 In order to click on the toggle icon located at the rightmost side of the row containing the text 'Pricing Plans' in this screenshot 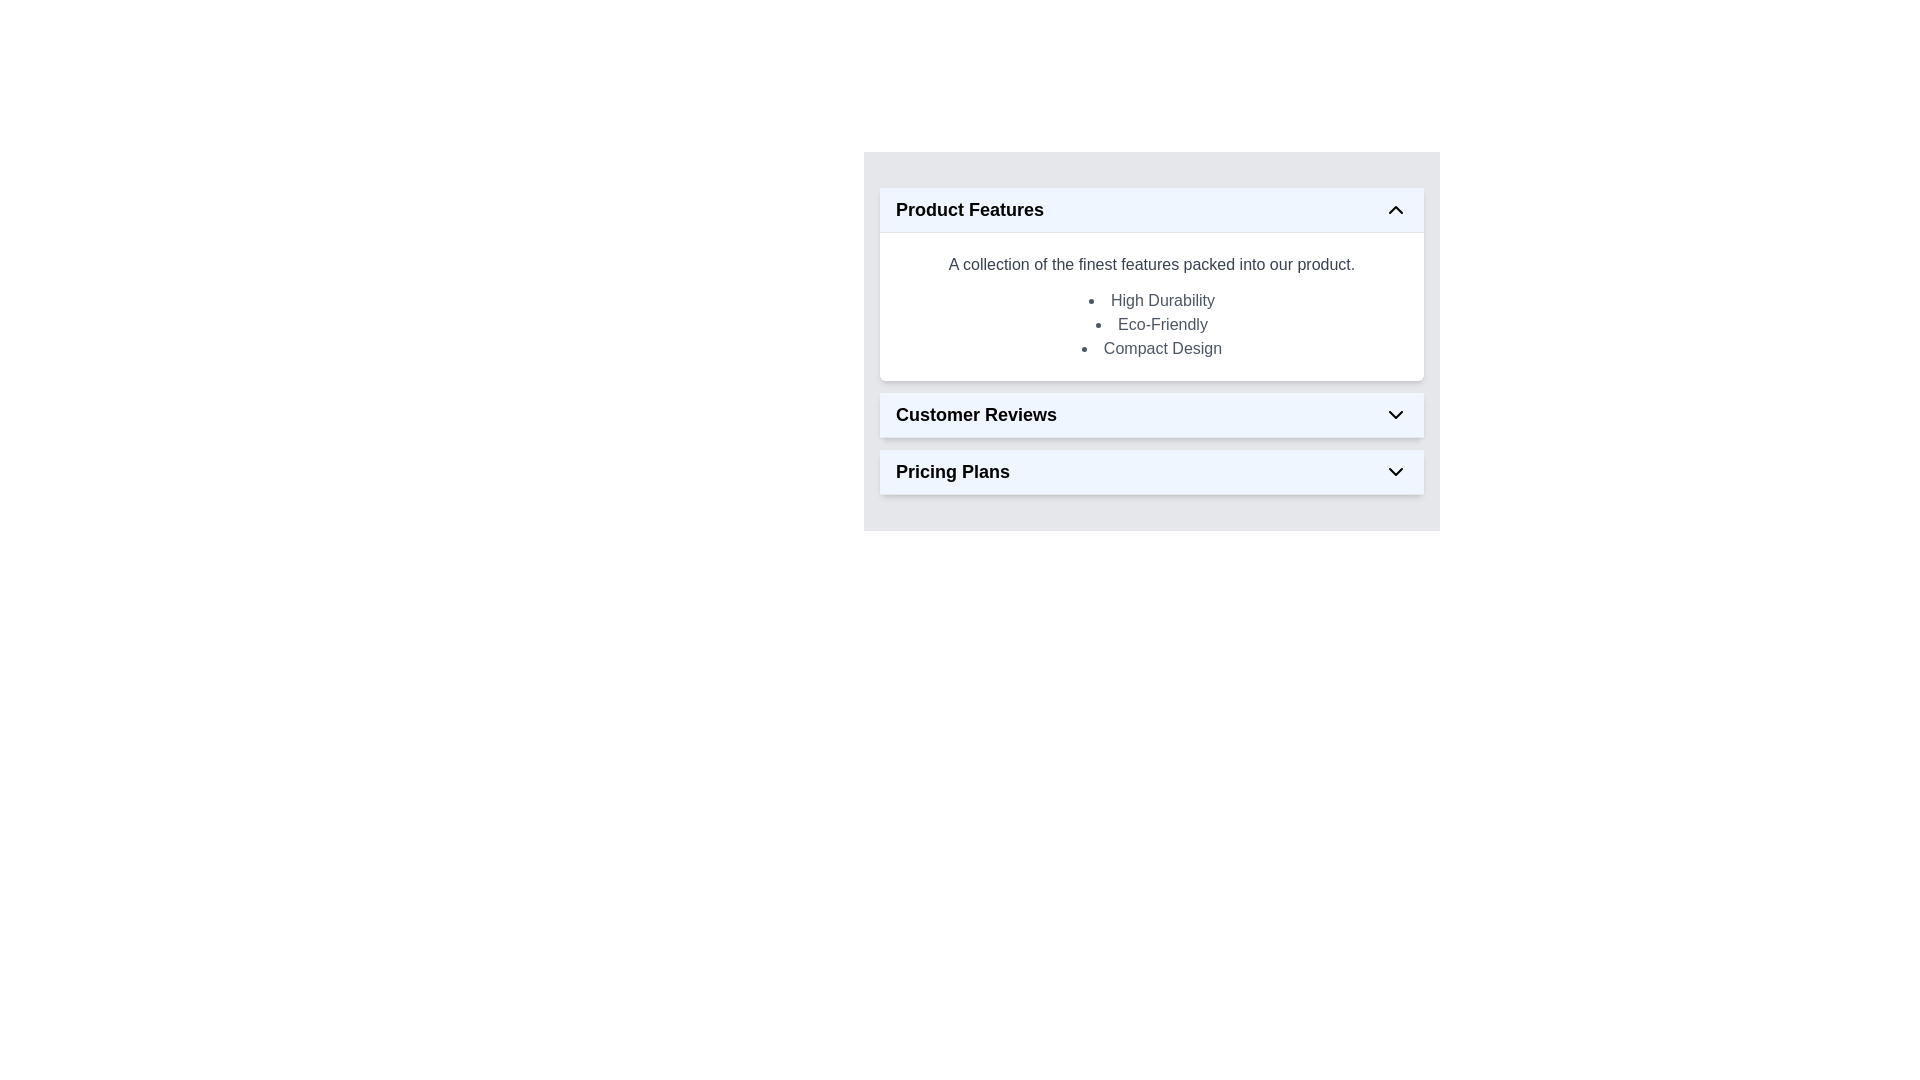, I will do `click(1395, 471)`.